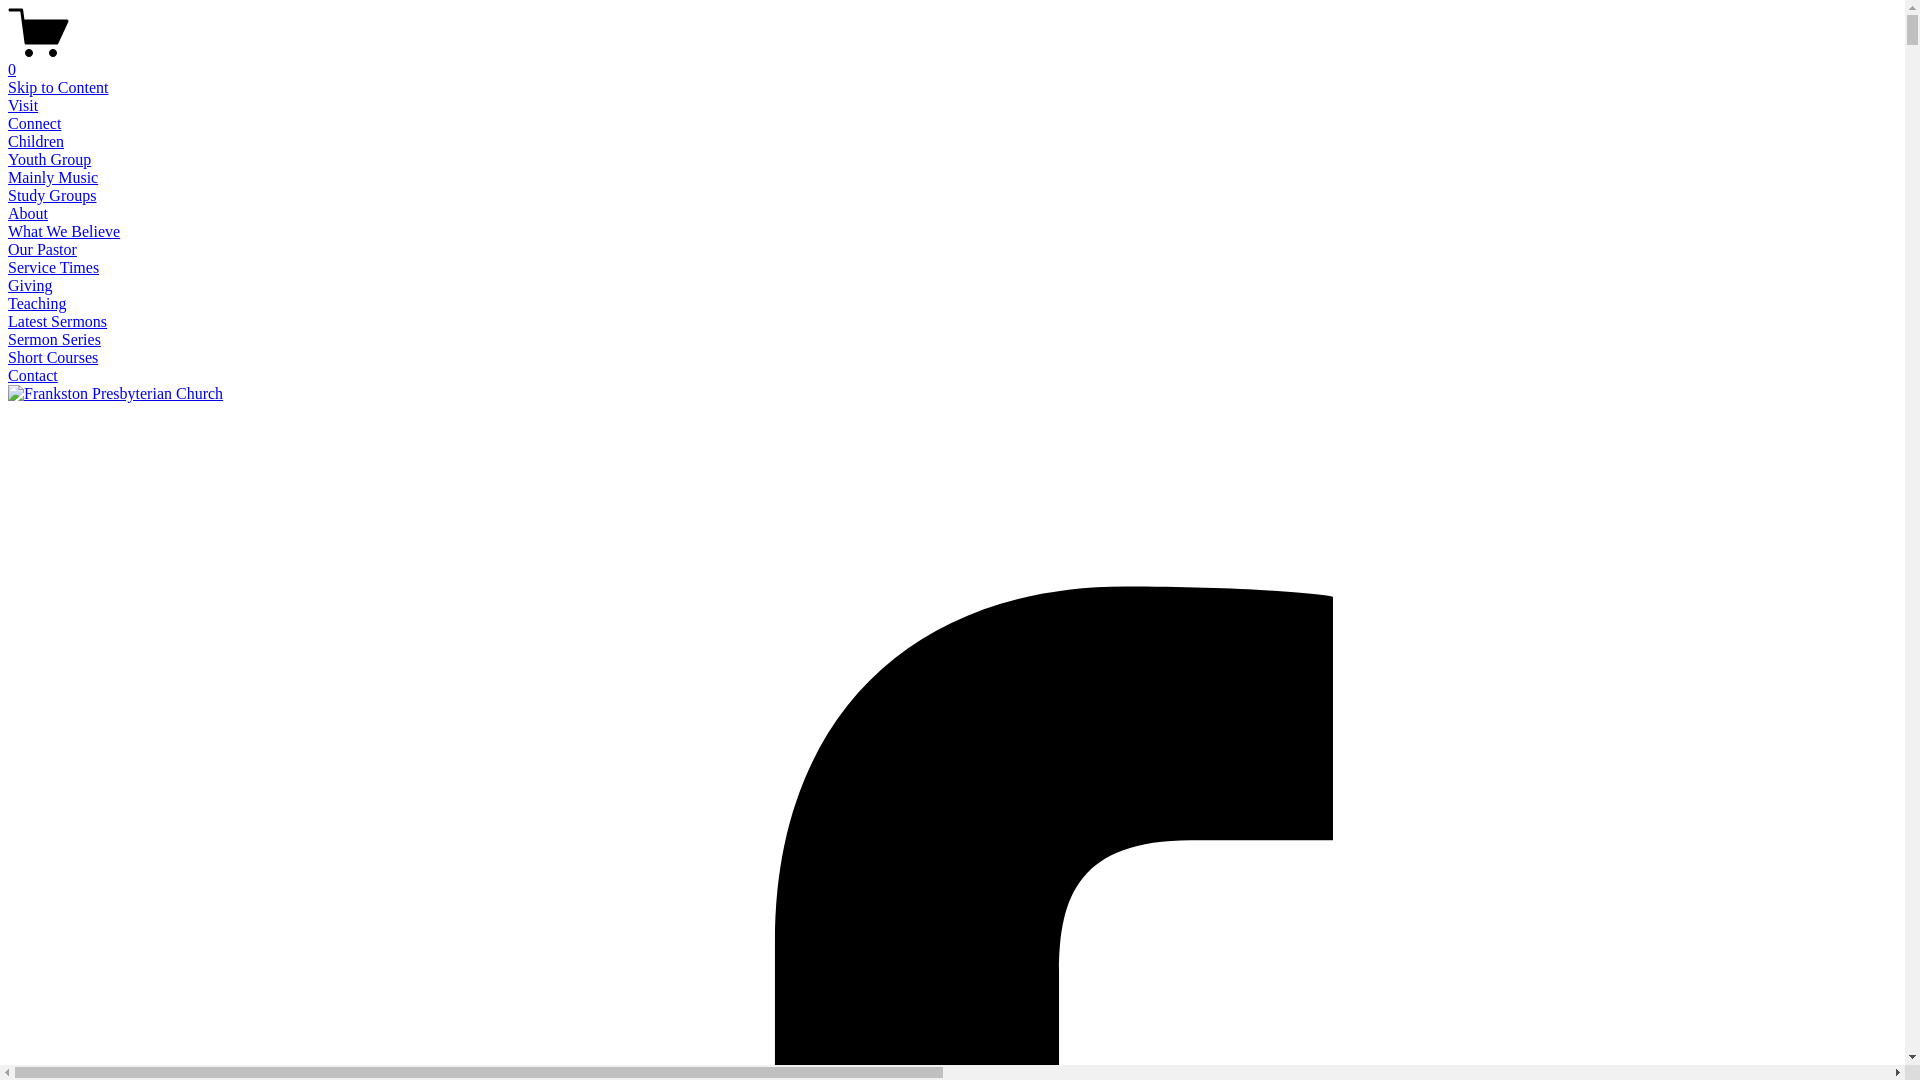 This screenshot has height=1080, width=1920. What do you see at coordinates (29, 285) in the screenshot?
I see `'Giving'` at bounding box center [29, 285].